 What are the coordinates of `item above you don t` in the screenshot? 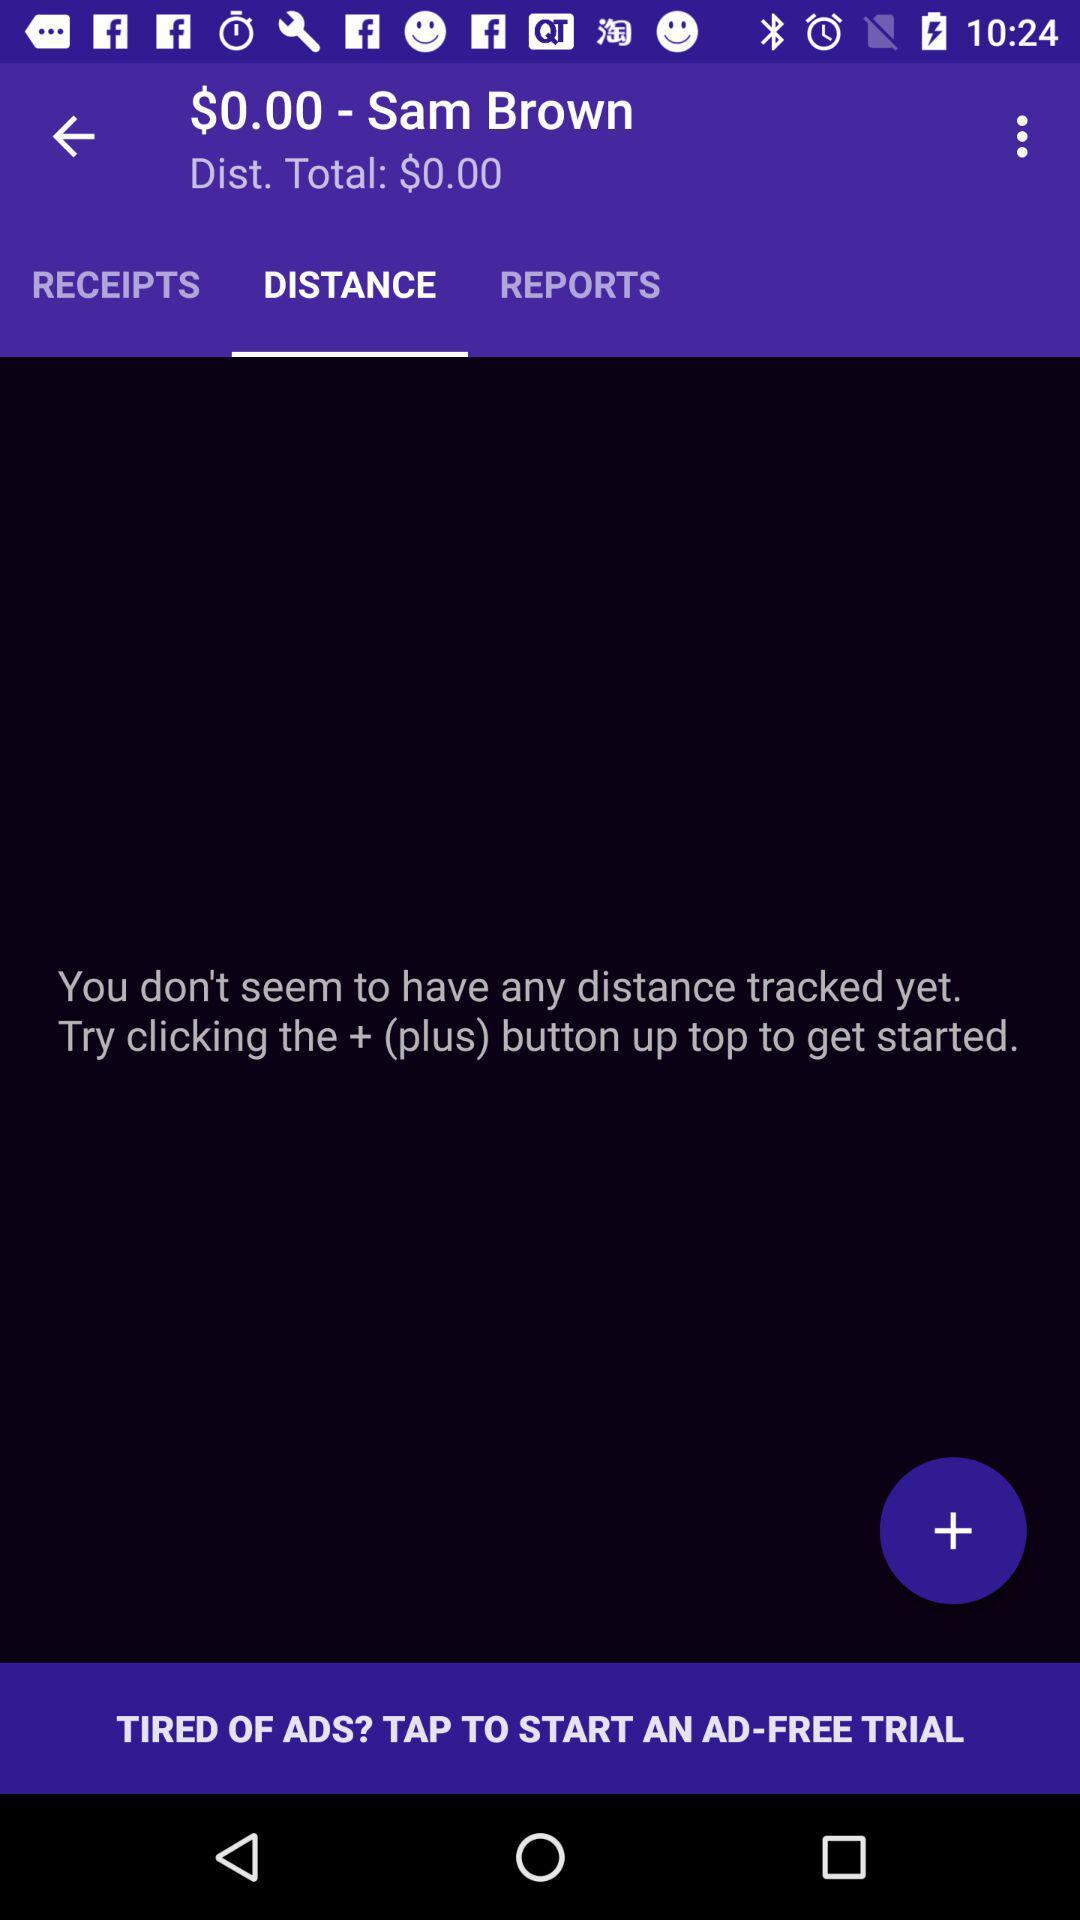 It's located at (115, 282).